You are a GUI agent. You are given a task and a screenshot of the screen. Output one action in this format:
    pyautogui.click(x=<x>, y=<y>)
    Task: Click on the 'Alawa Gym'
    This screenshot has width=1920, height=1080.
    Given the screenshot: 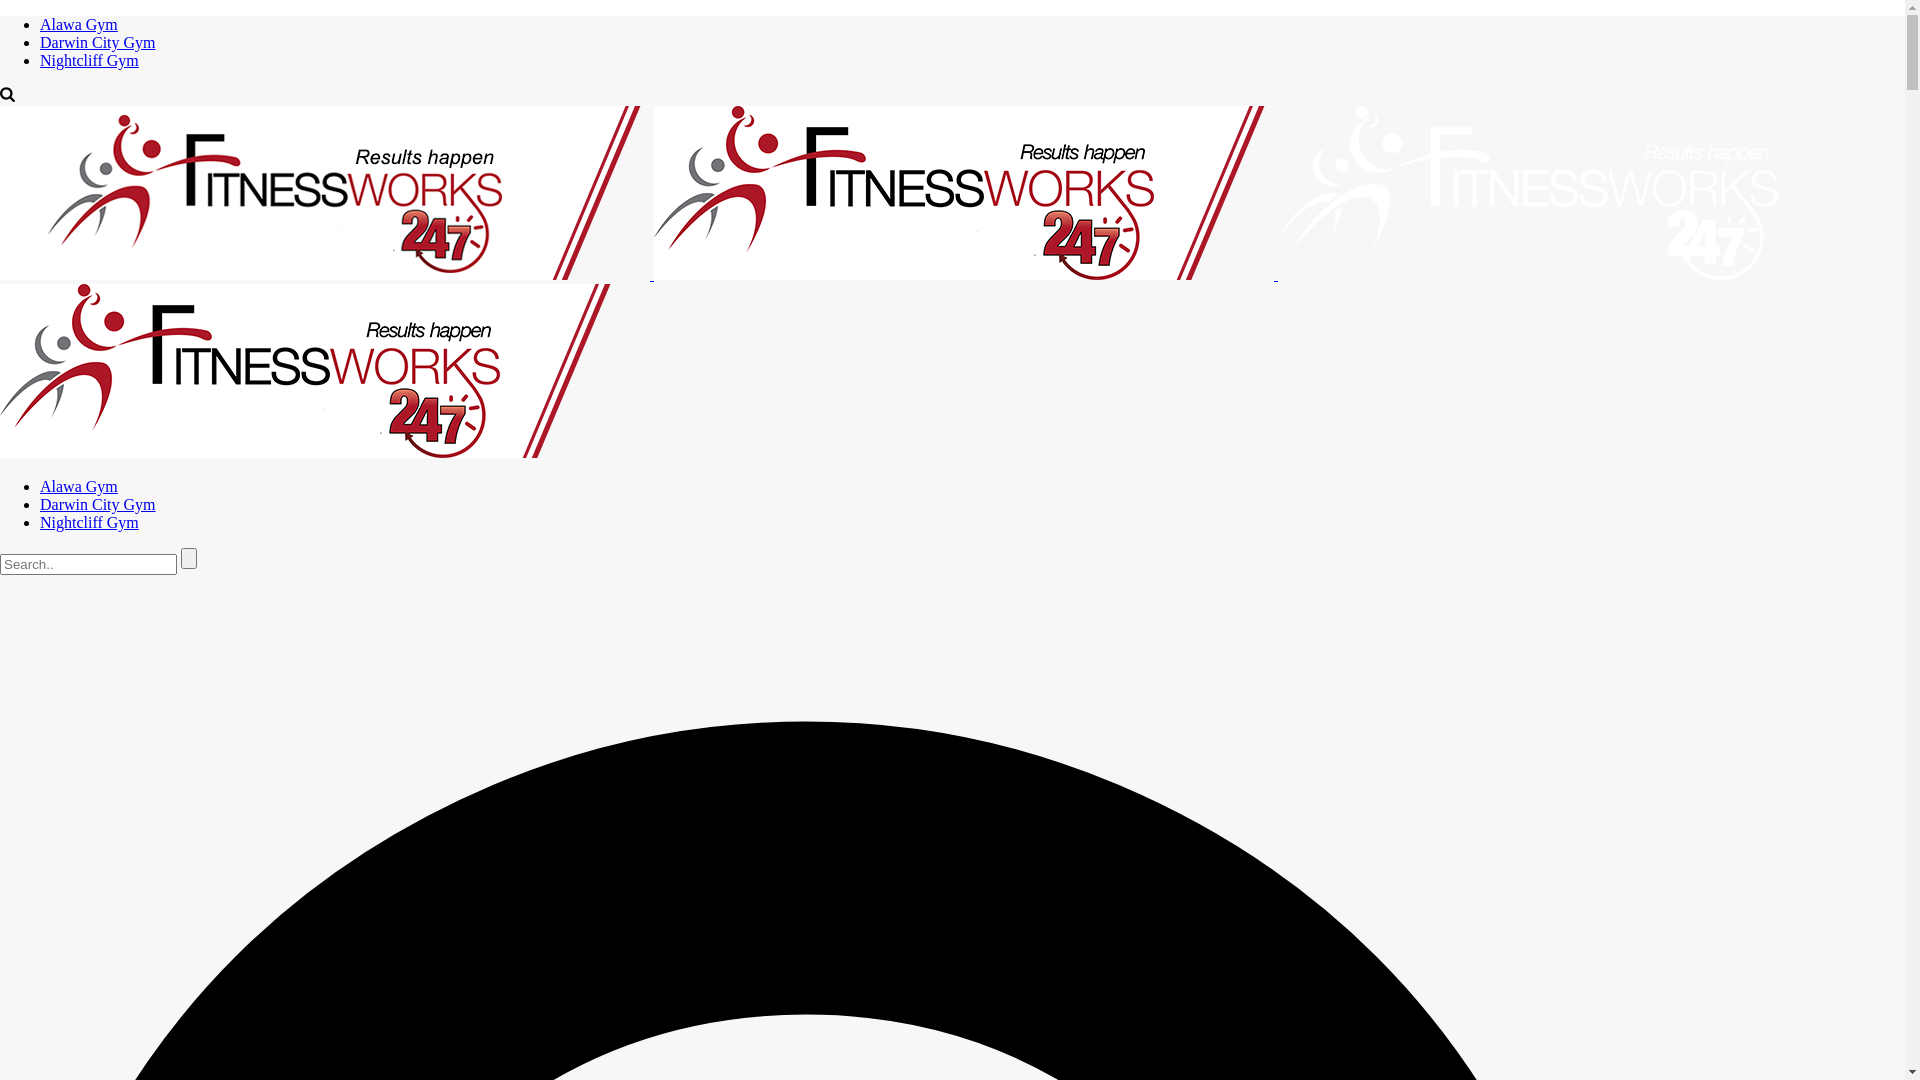 What is the action you would take?
    pyautogui.click(x=78, y=486)
    